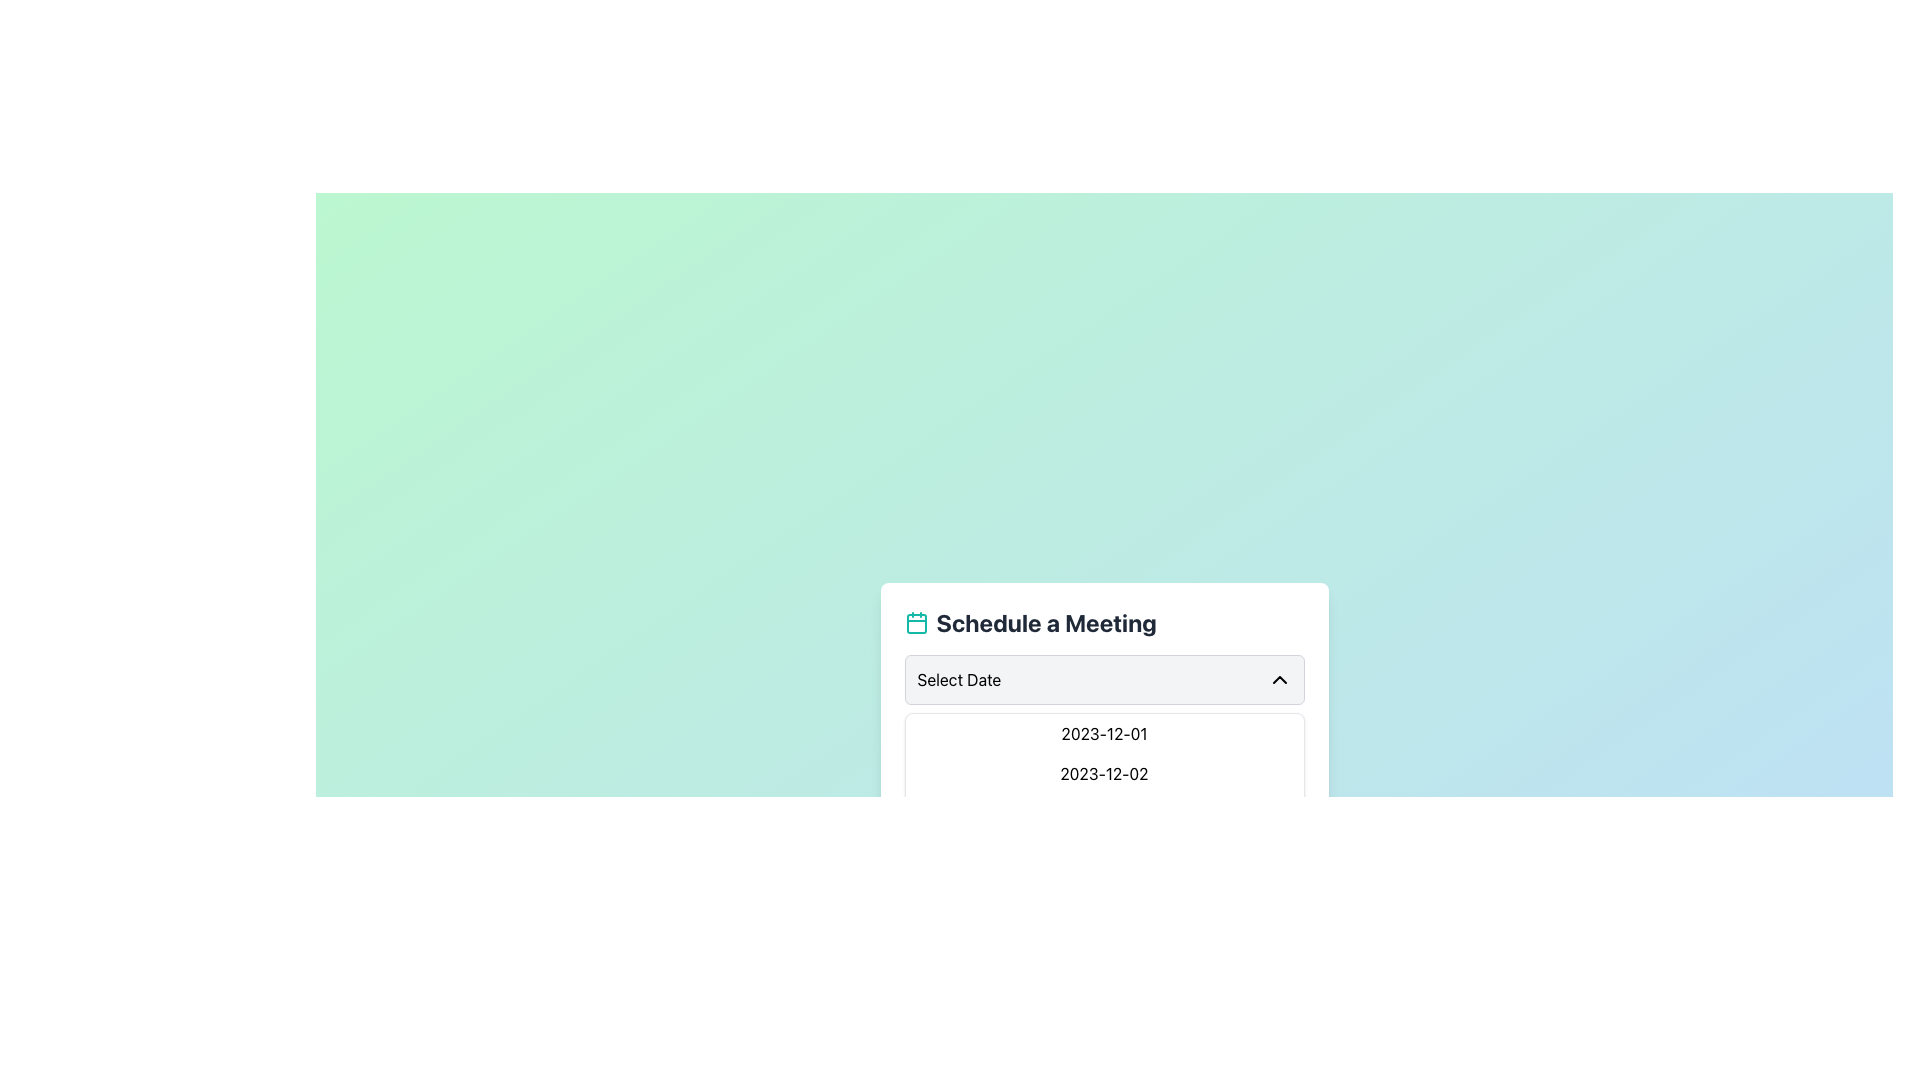 Image resolution: width=1920 pixels, height=1080 pixels. I want to click on the button displaying '01:00 PM' for additional effects, so click(1103, 774).